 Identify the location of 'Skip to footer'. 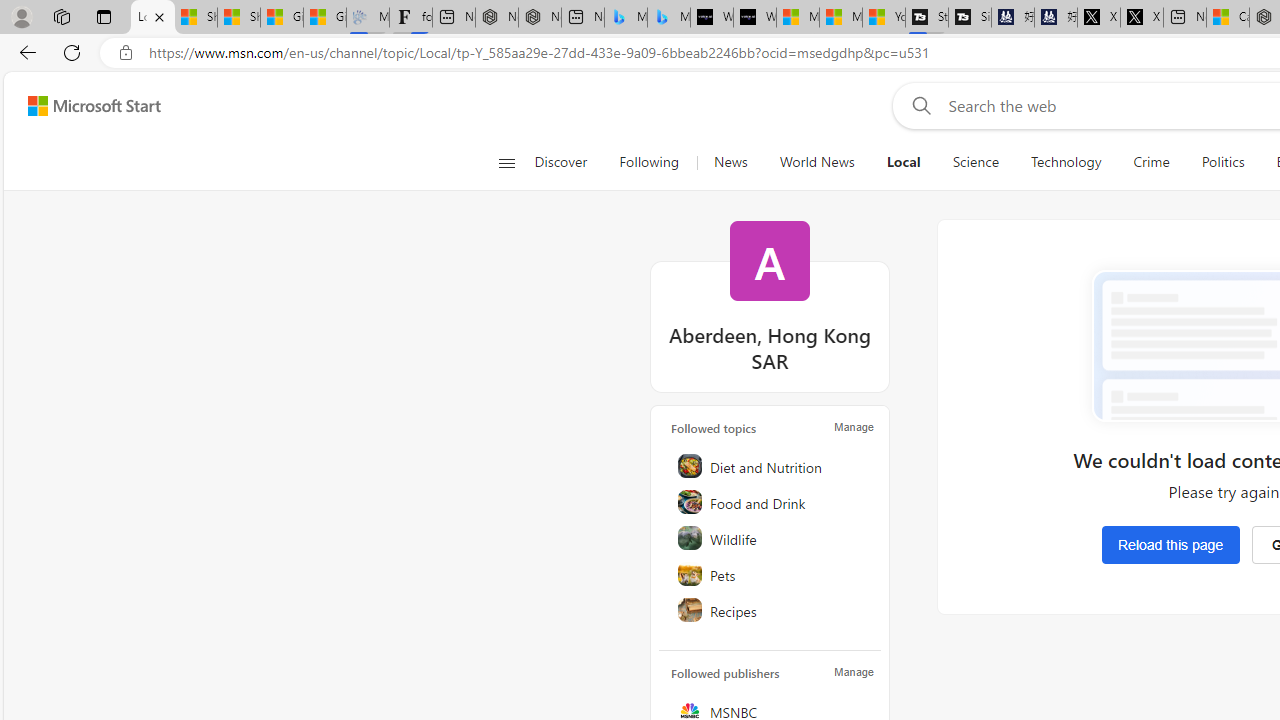
(81, 105).